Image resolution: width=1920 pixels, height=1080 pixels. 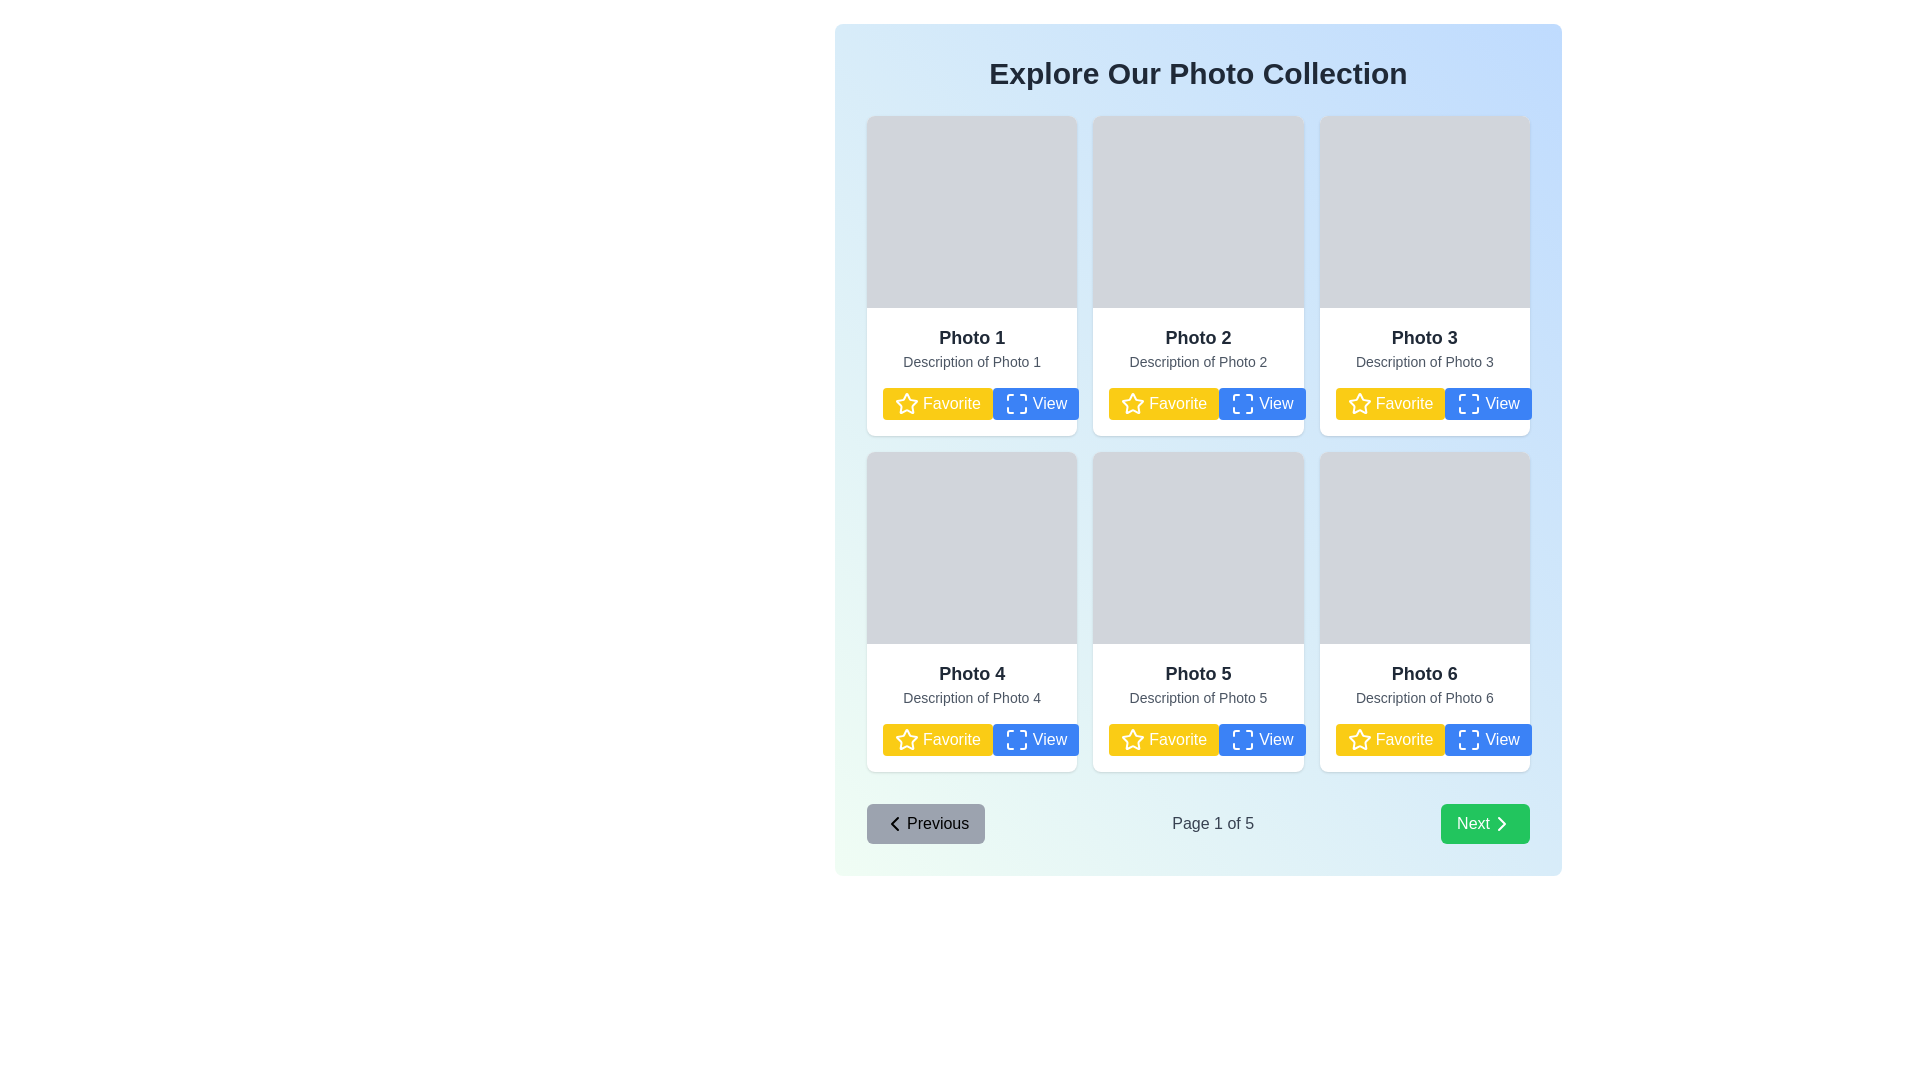 I want to click on the text label displaying 'Description of Photo 3' located below the heading 'Photo 3' in the top-right content card, so click(x=1423, y=362).